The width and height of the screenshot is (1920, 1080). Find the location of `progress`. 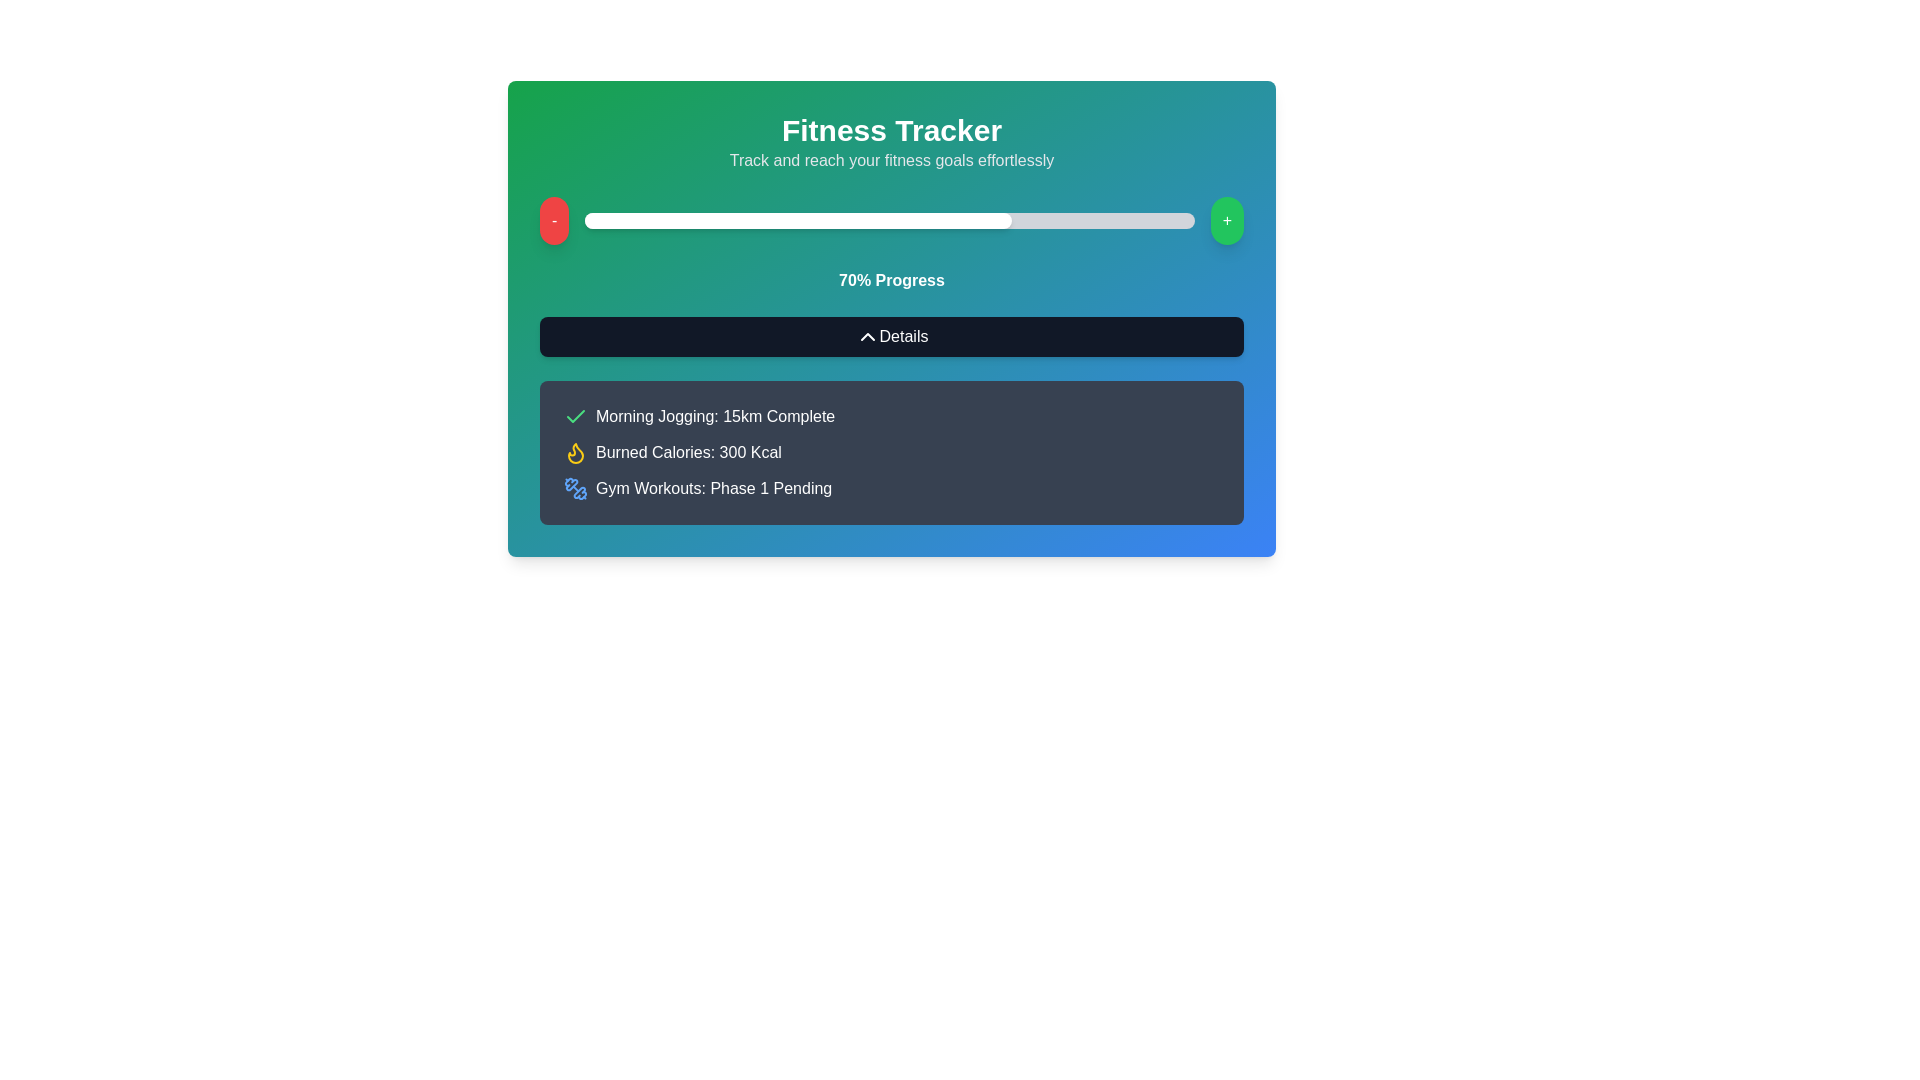

progress is located at coordinates (730, 220).